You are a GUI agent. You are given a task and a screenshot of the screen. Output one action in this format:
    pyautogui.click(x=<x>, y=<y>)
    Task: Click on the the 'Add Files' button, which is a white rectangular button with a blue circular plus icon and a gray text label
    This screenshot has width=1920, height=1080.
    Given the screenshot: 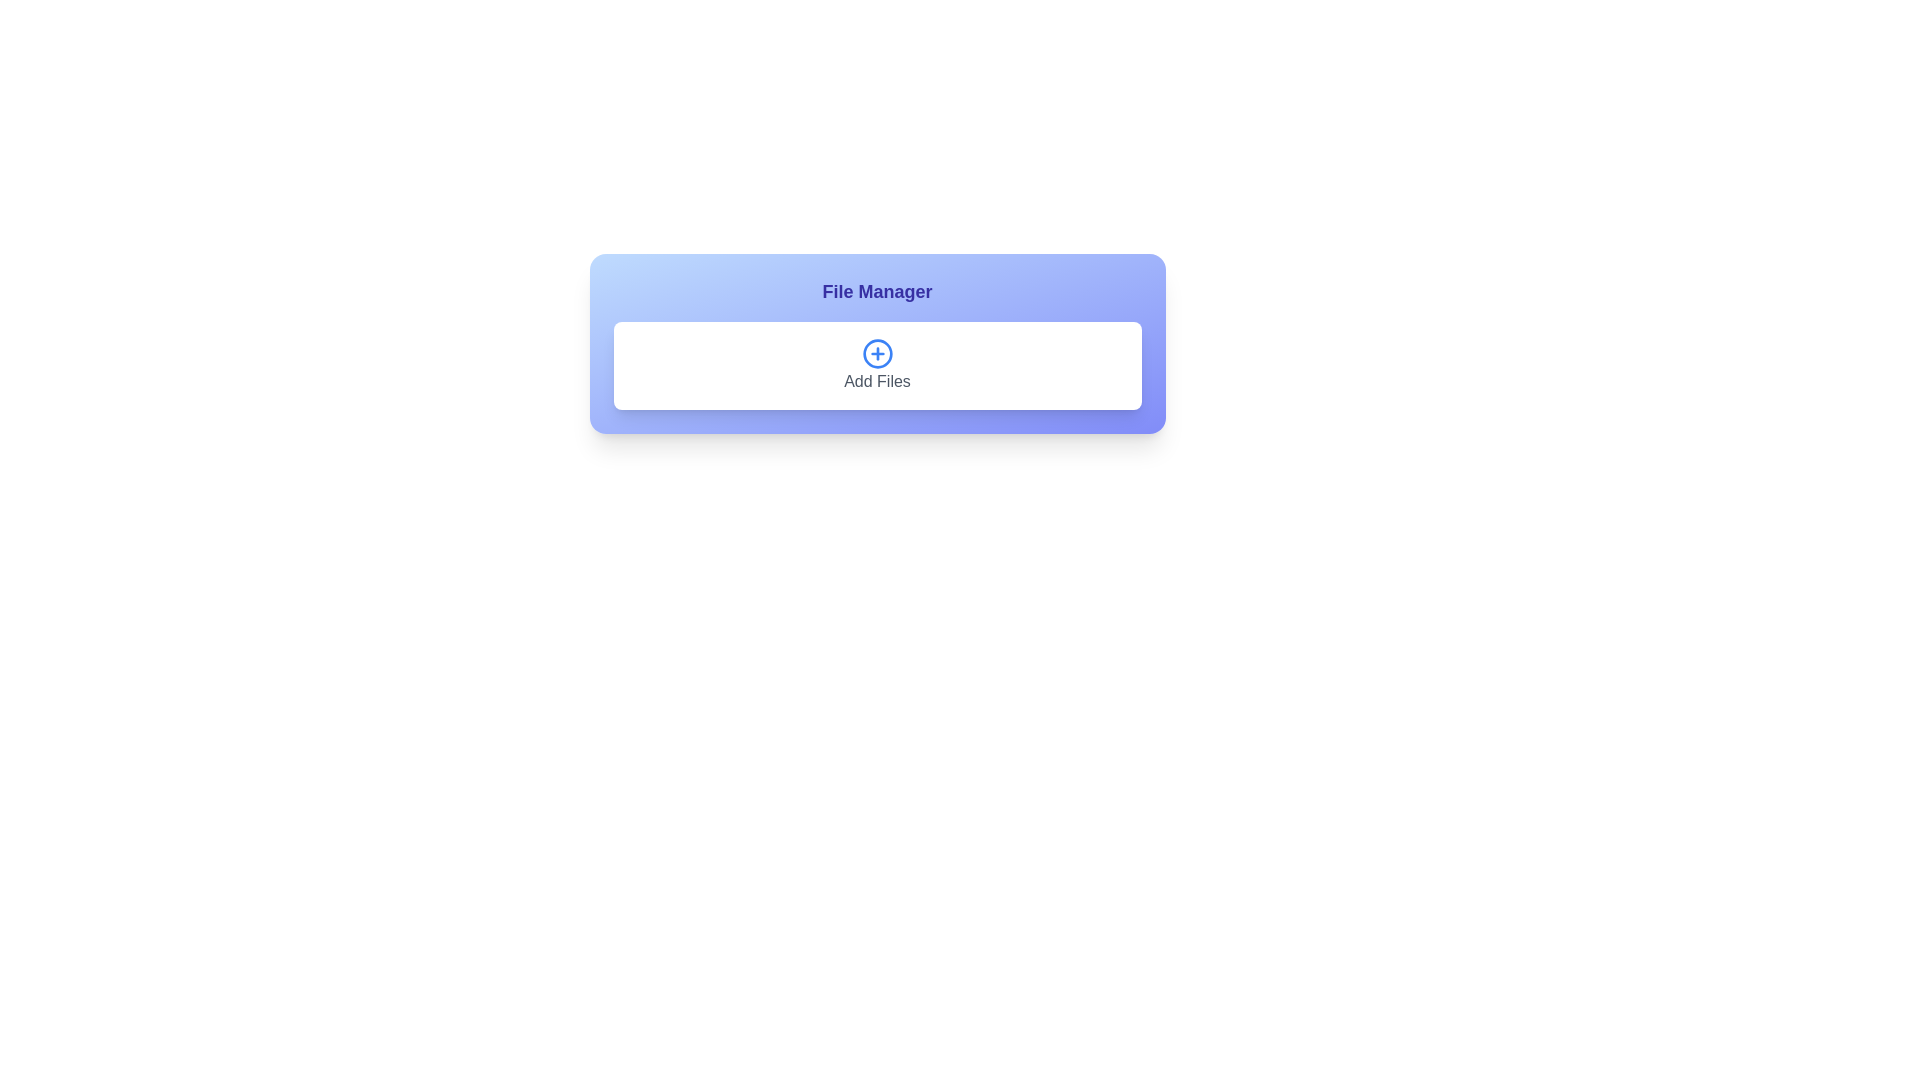 What is the action you would take?
    pyautogui.click(x=877, y=366)
    